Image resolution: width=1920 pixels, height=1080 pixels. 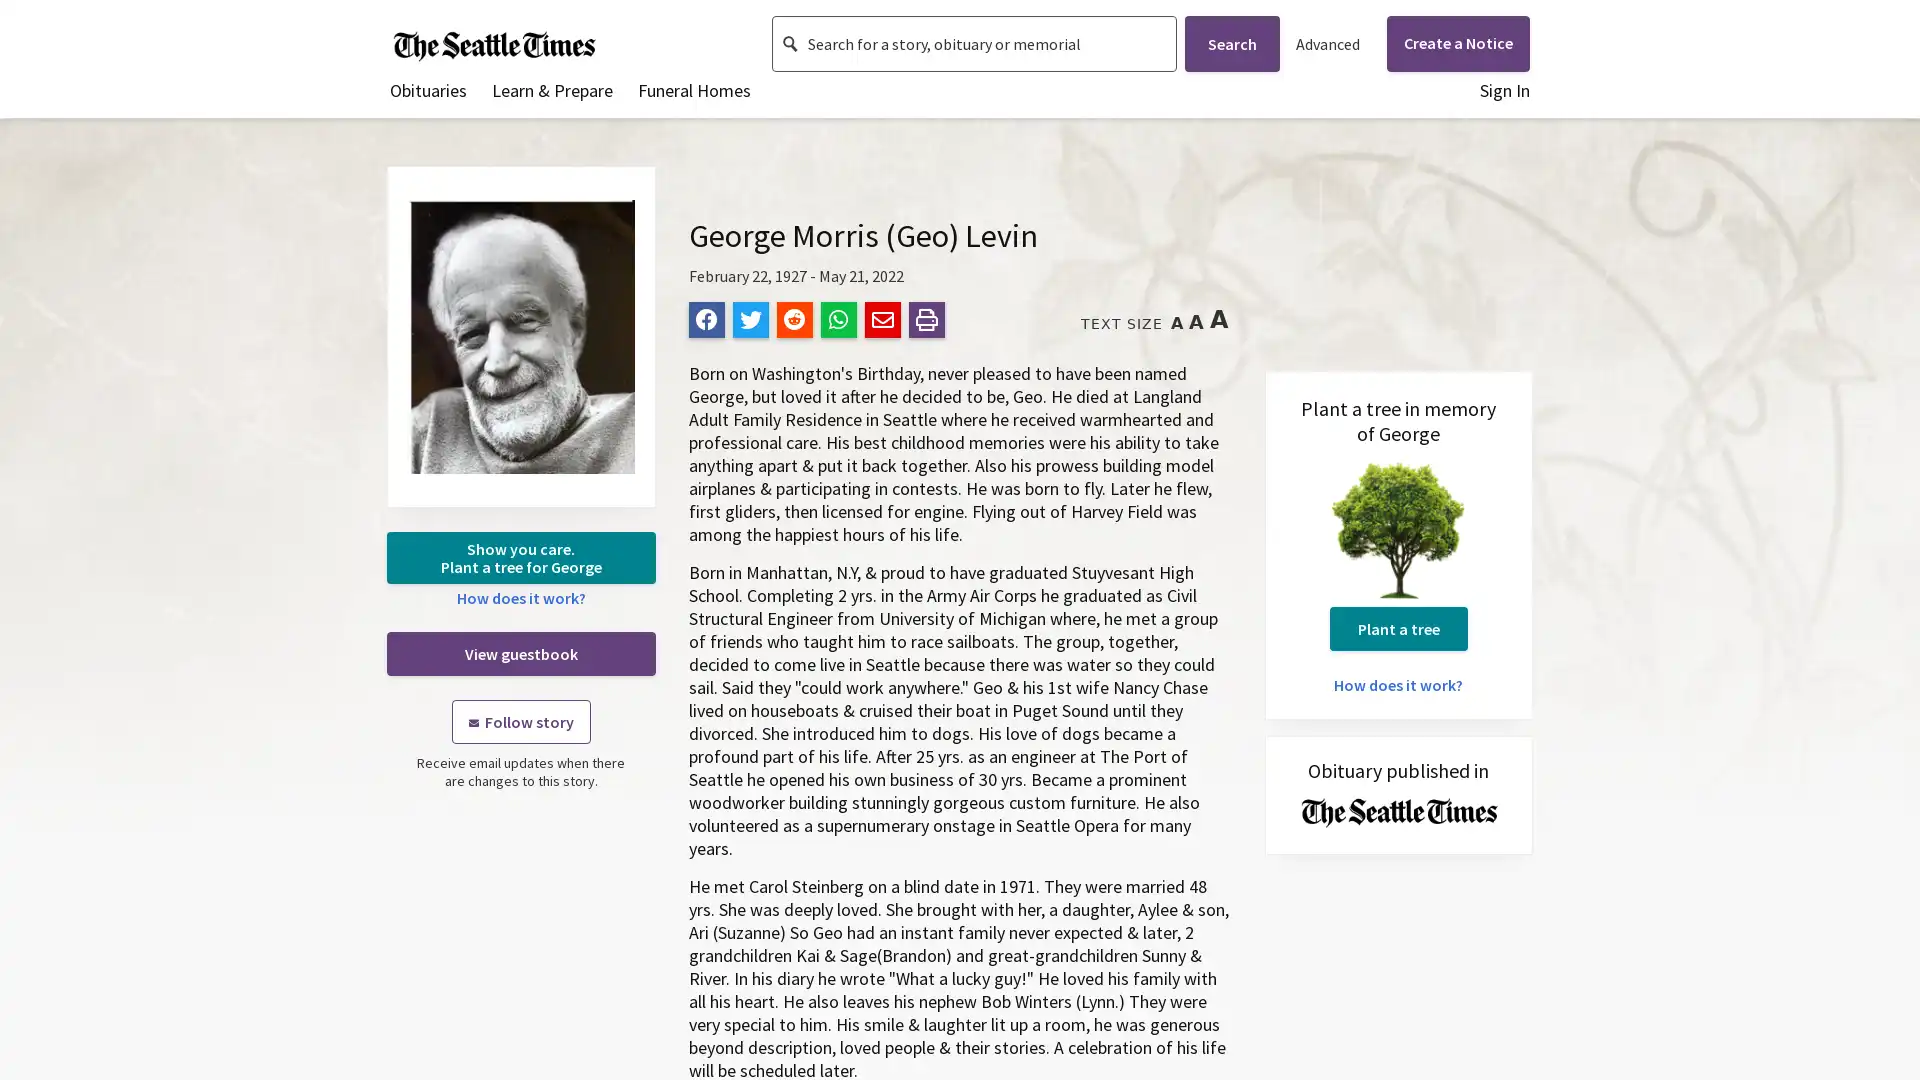 What do you see at coordinates (705, 319) in the screenshot?
I see `Facebook - Opens a new Window` at bounding box center [705, 319].